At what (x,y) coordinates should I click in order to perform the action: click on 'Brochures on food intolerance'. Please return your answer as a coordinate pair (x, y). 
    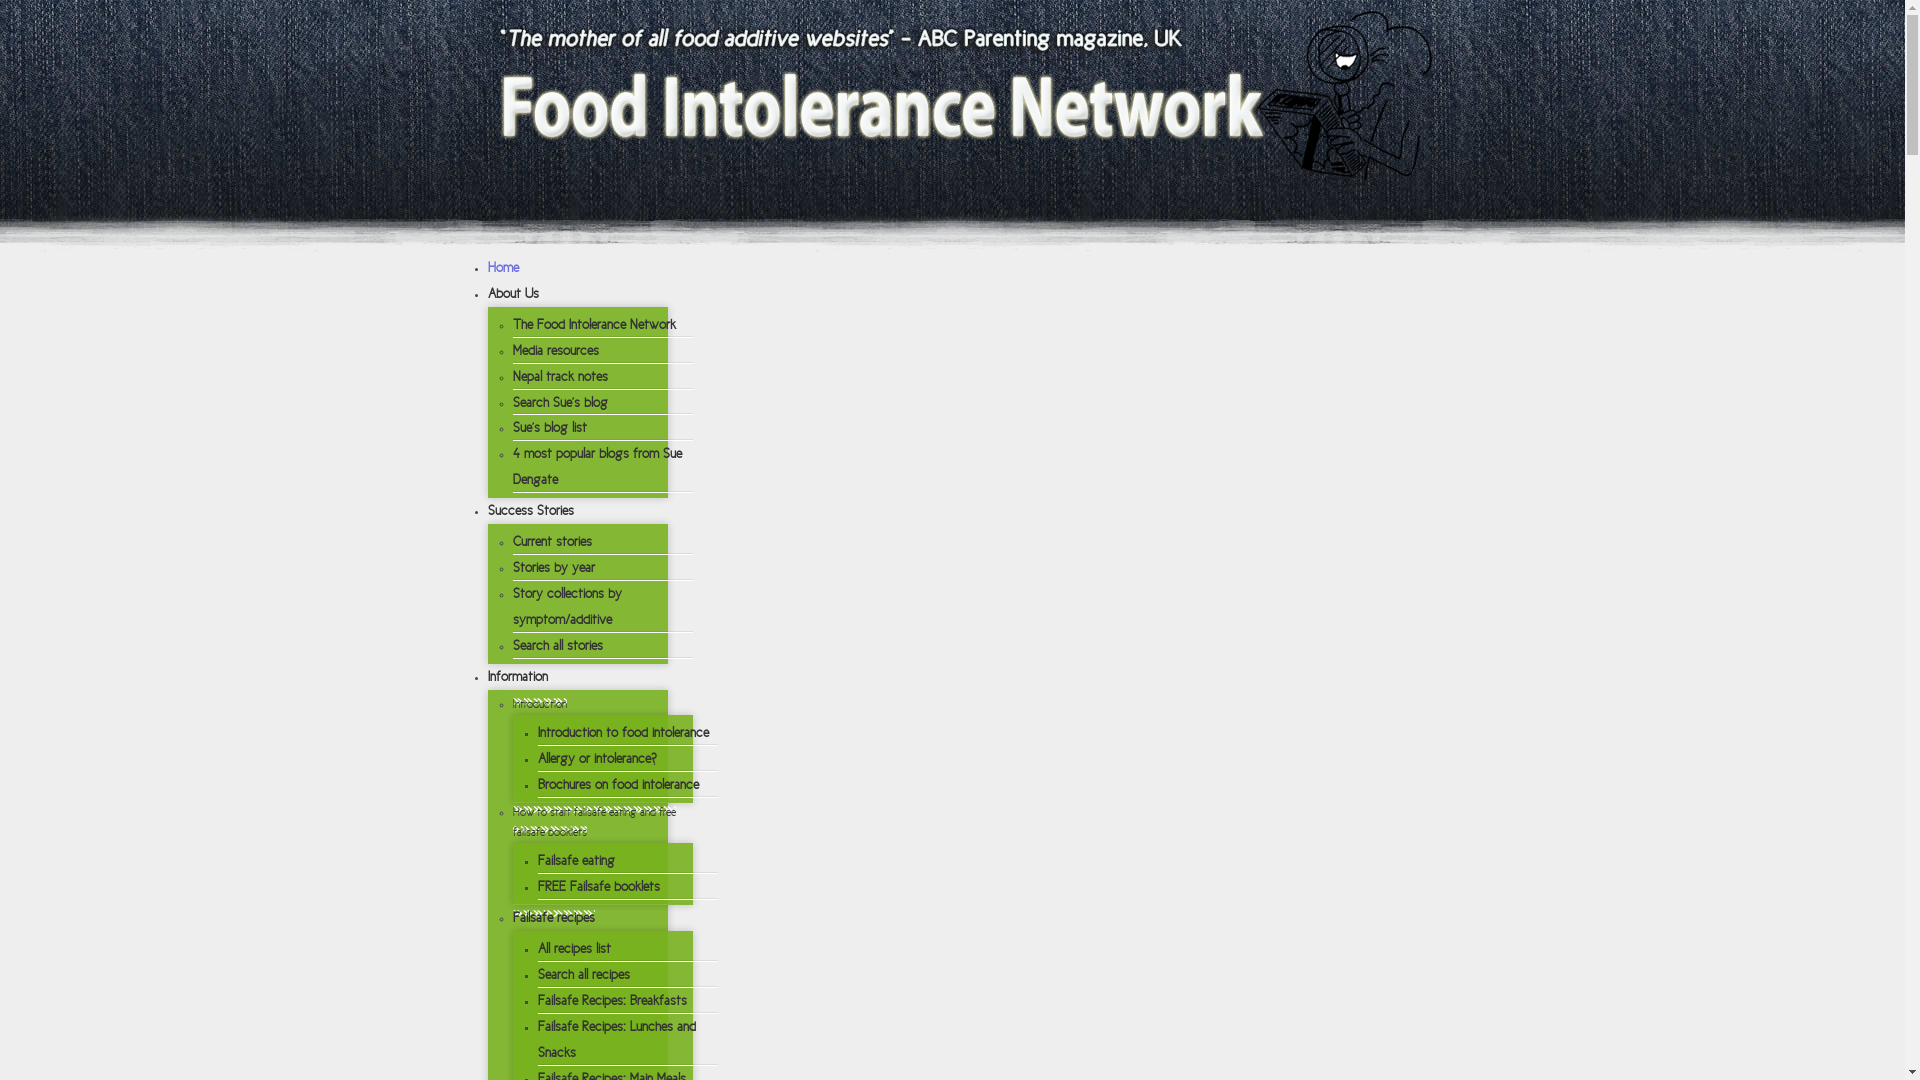
    Looking at the image, I should click on (537, 783).